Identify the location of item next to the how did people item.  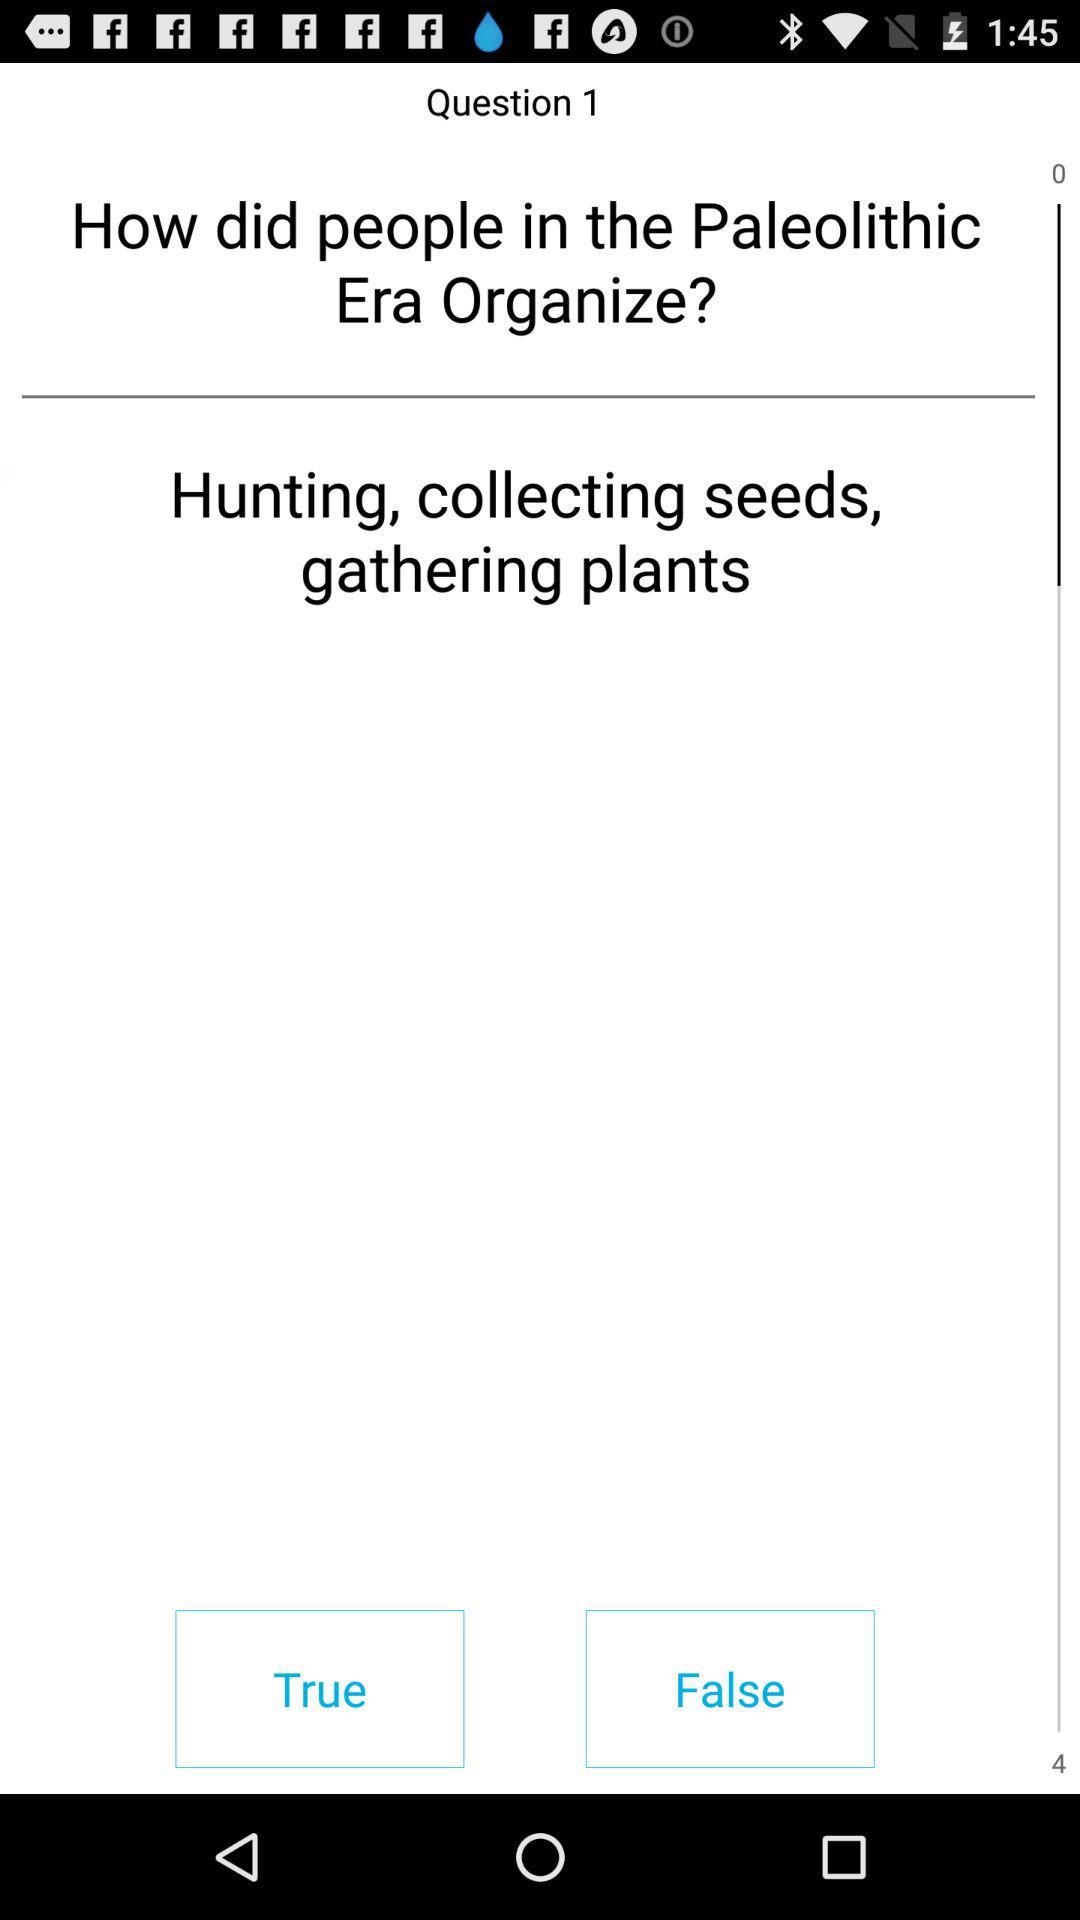
(1058, 394).